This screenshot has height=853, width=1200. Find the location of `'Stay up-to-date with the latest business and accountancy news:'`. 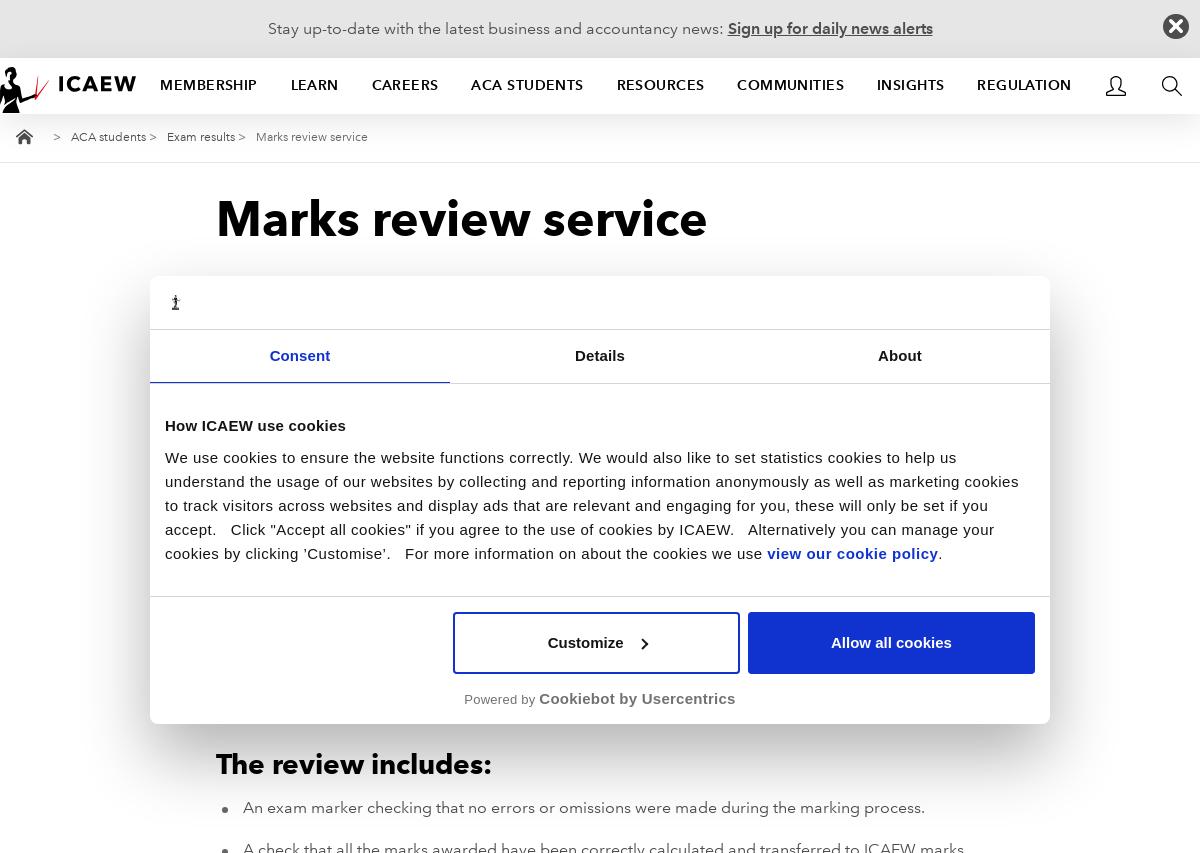

'Stay up-to-date with the latest business and accountancy news:' is located at coordinates (266, 27).